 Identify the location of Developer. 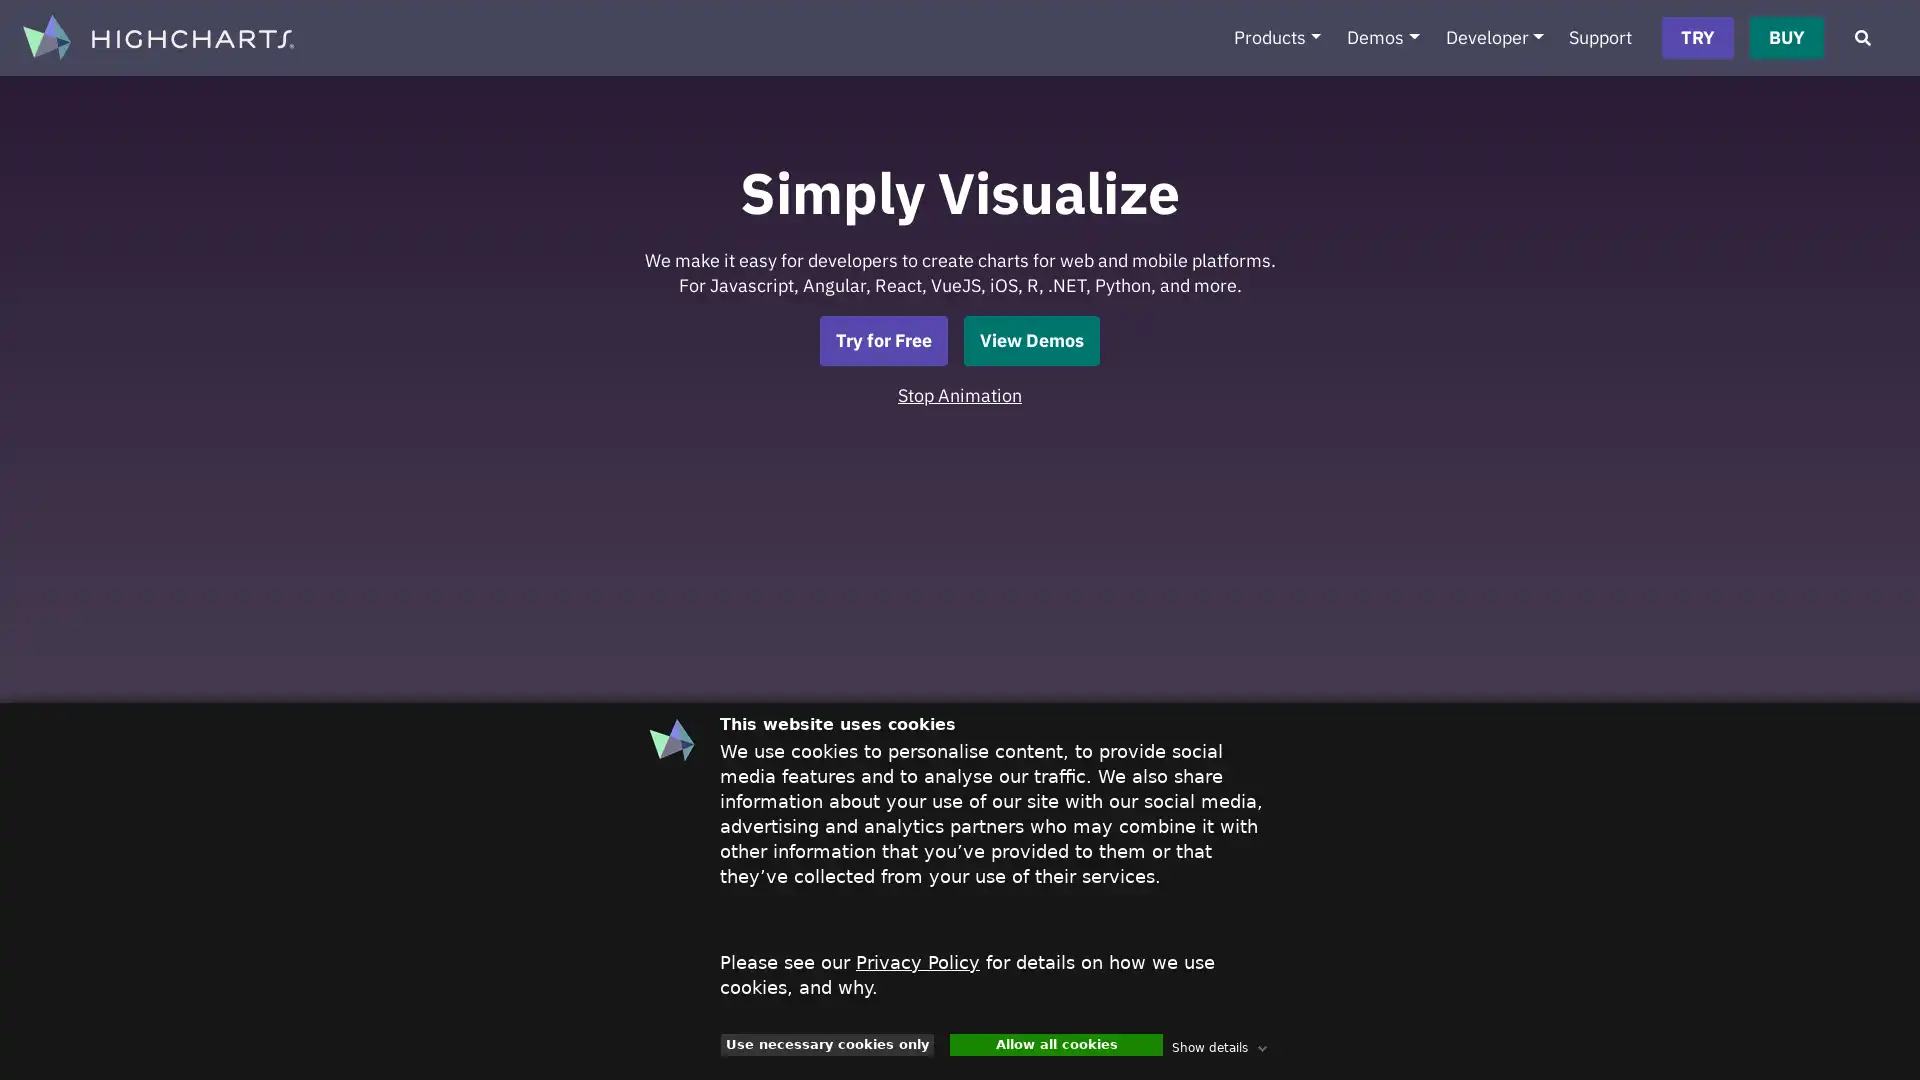
(1494, 38).